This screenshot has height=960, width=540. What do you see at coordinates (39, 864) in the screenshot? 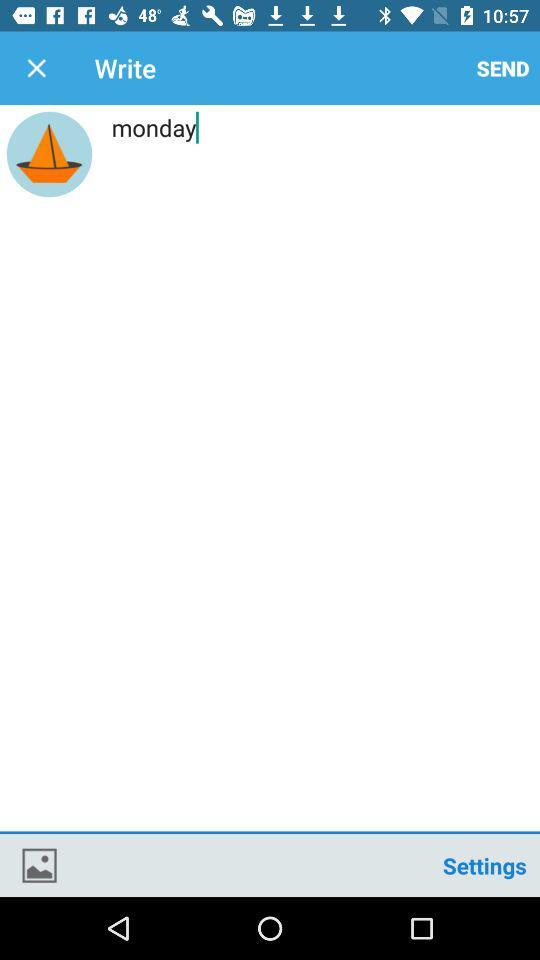
I see `the item at the bottom left corner` at bounding box center [39, 864].